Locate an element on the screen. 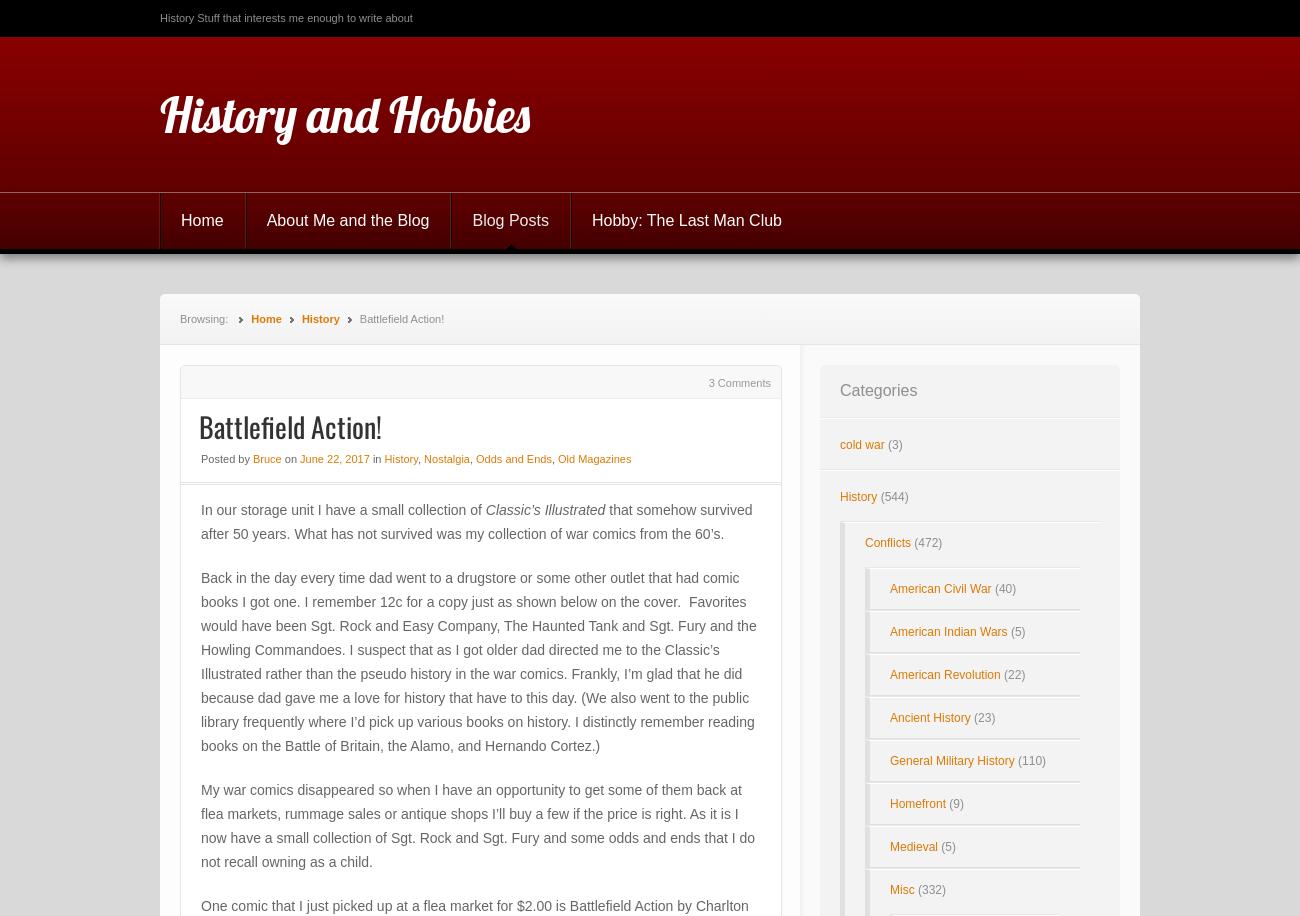  'My war comics disappeared so when I have an opportunity to get some of them back at flea markets, rummage sales or antique shops I’ll buy a few if the price is right. As it is I now have a small collection of Sgt. Rock and Sgt. Fury and some odds and ends that I do not recall owning as a child.' is located at coordinates (477, 825).